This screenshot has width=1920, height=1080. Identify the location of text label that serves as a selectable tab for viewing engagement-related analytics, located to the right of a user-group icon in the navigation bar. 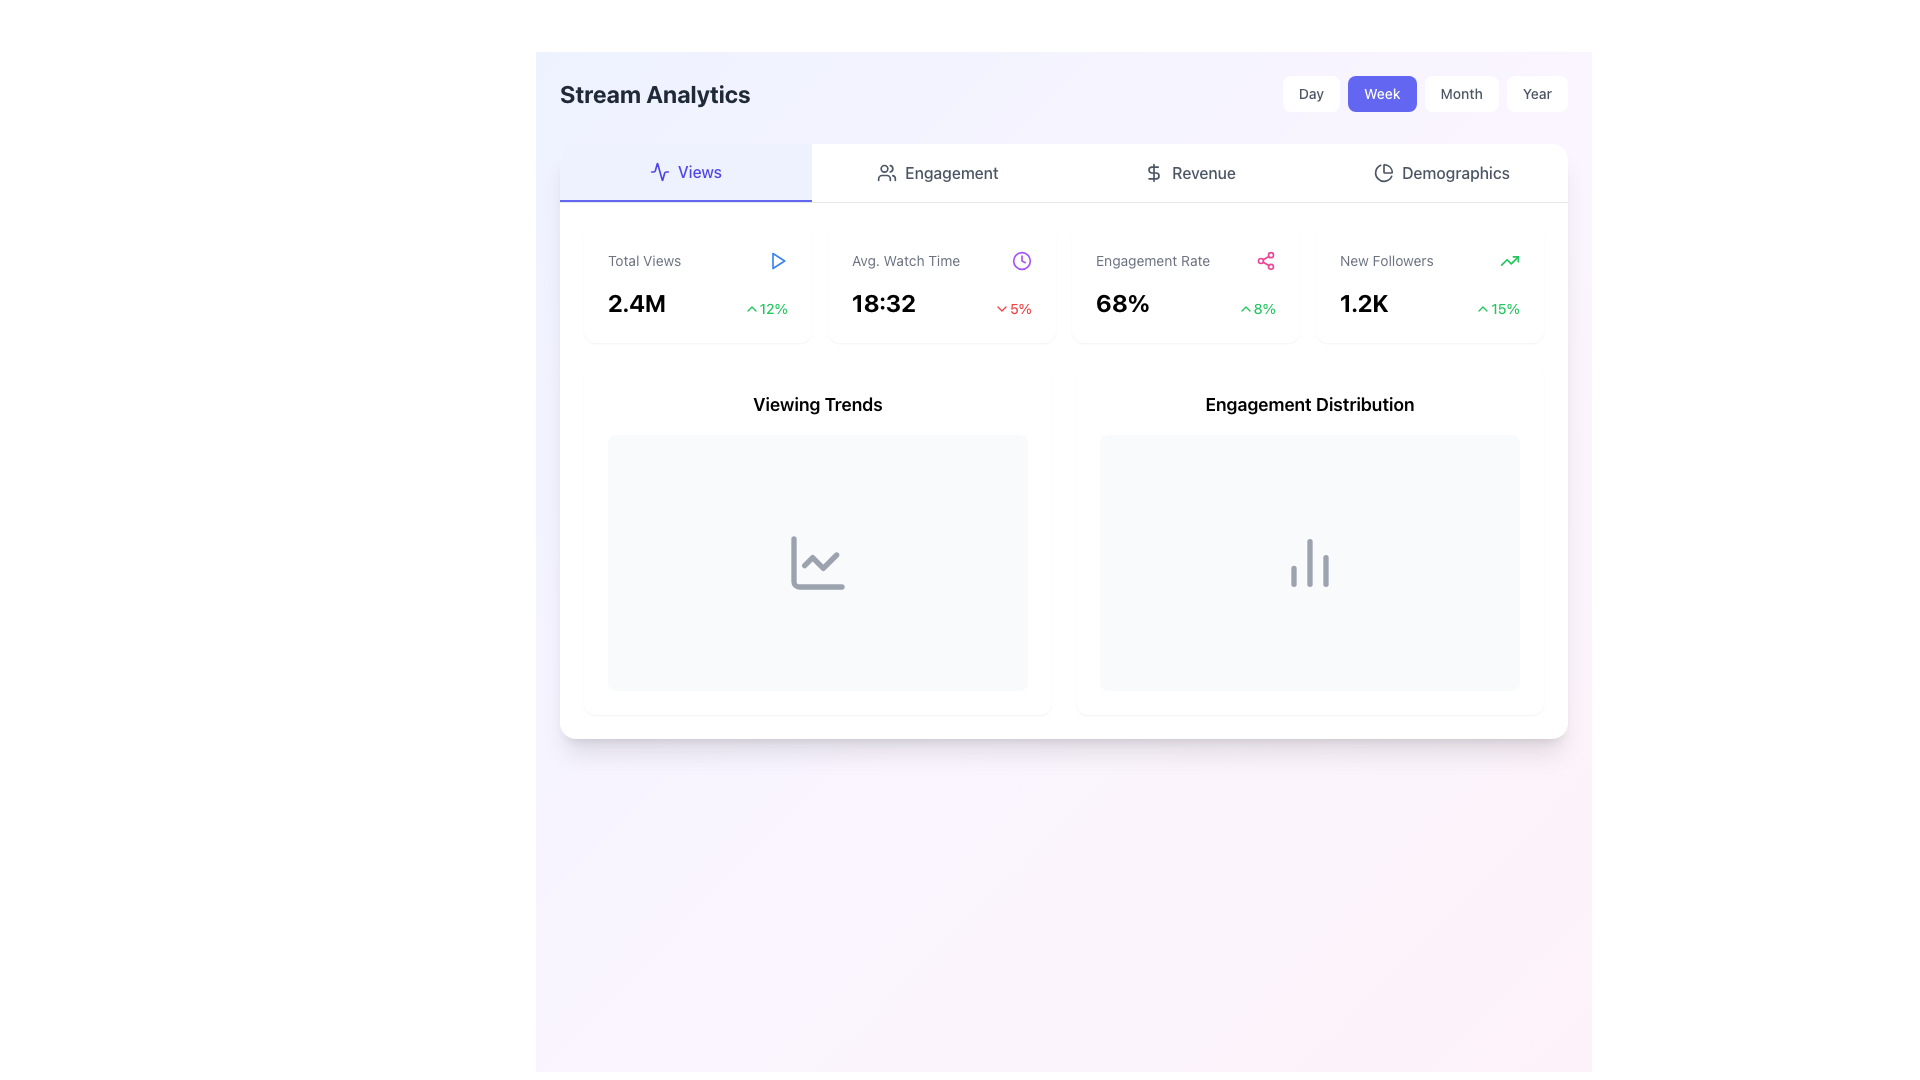
(950, 172).